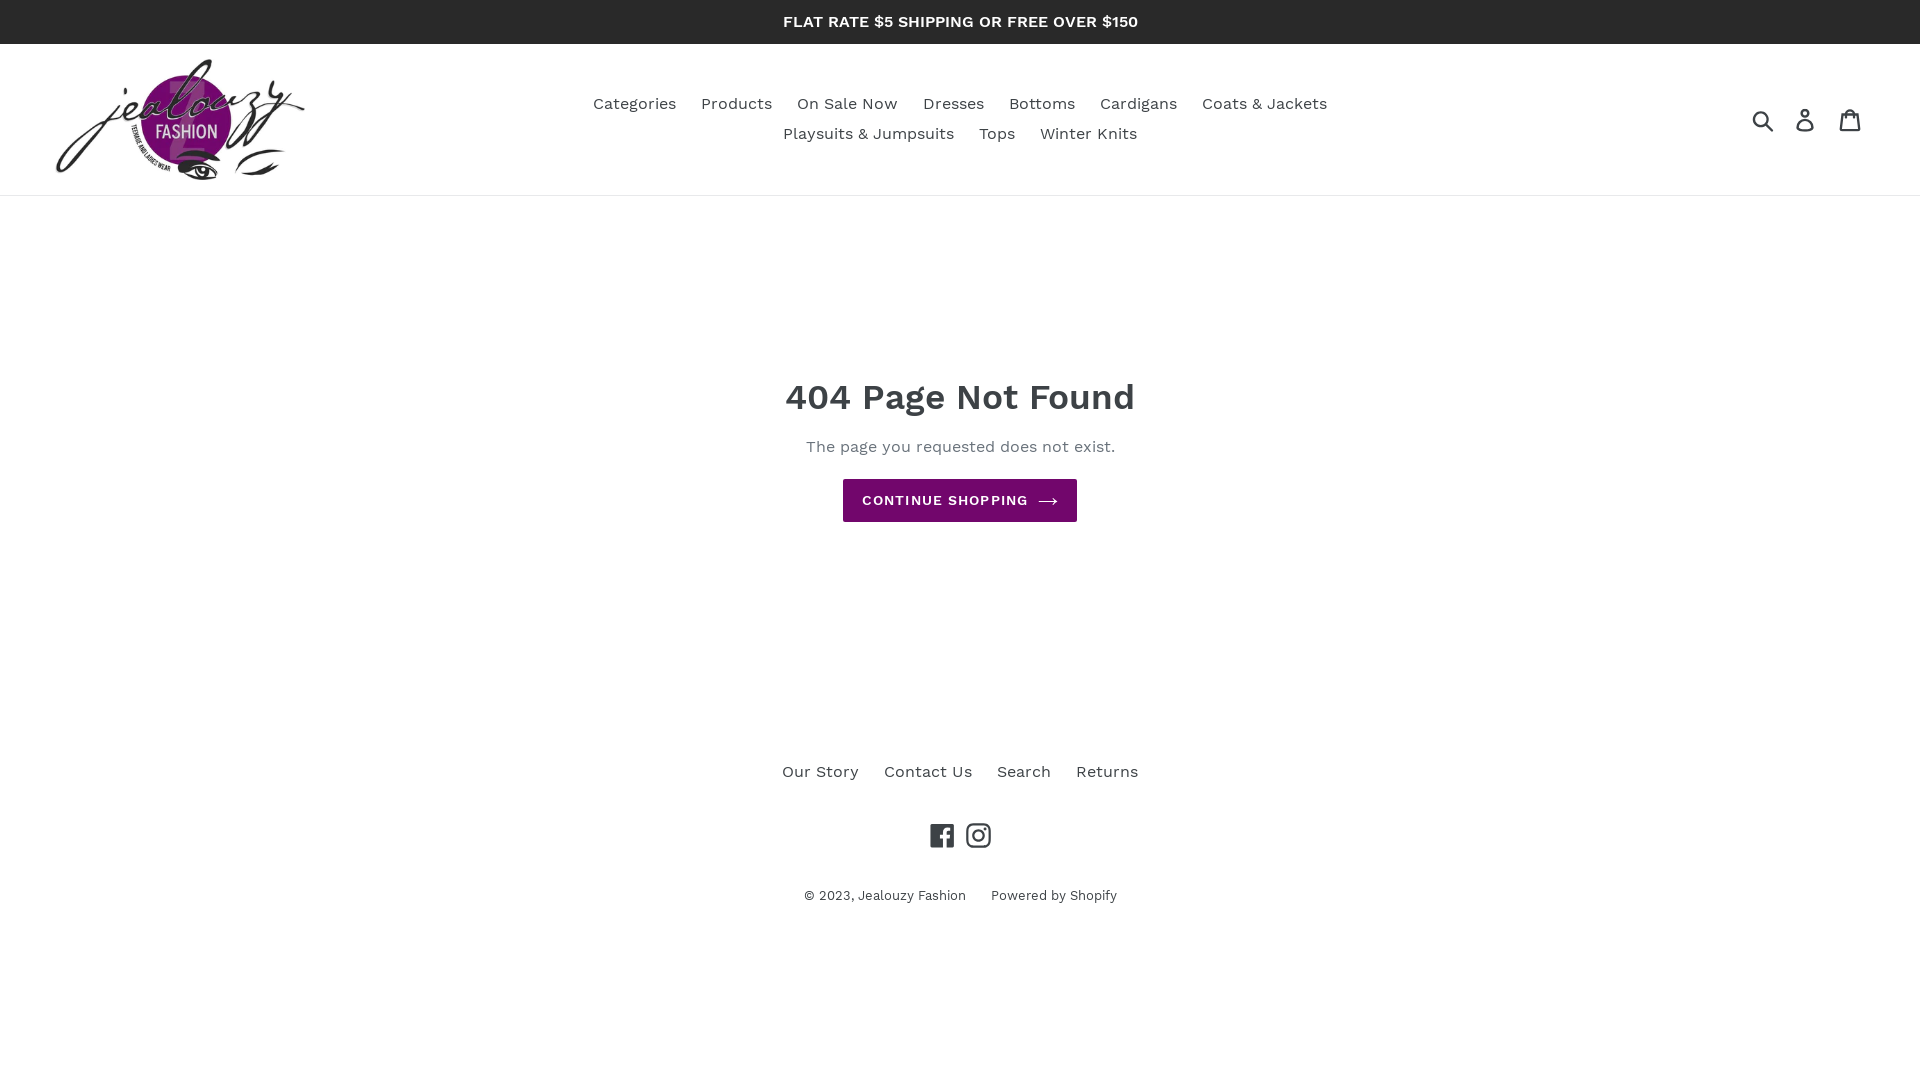 The width and height of the screenshot is (1920, 1080). What do you see at coordinates (858, 894) in the screenshot?
I see `'Jealouzy Fashion'` at bounding box center [858, 894].